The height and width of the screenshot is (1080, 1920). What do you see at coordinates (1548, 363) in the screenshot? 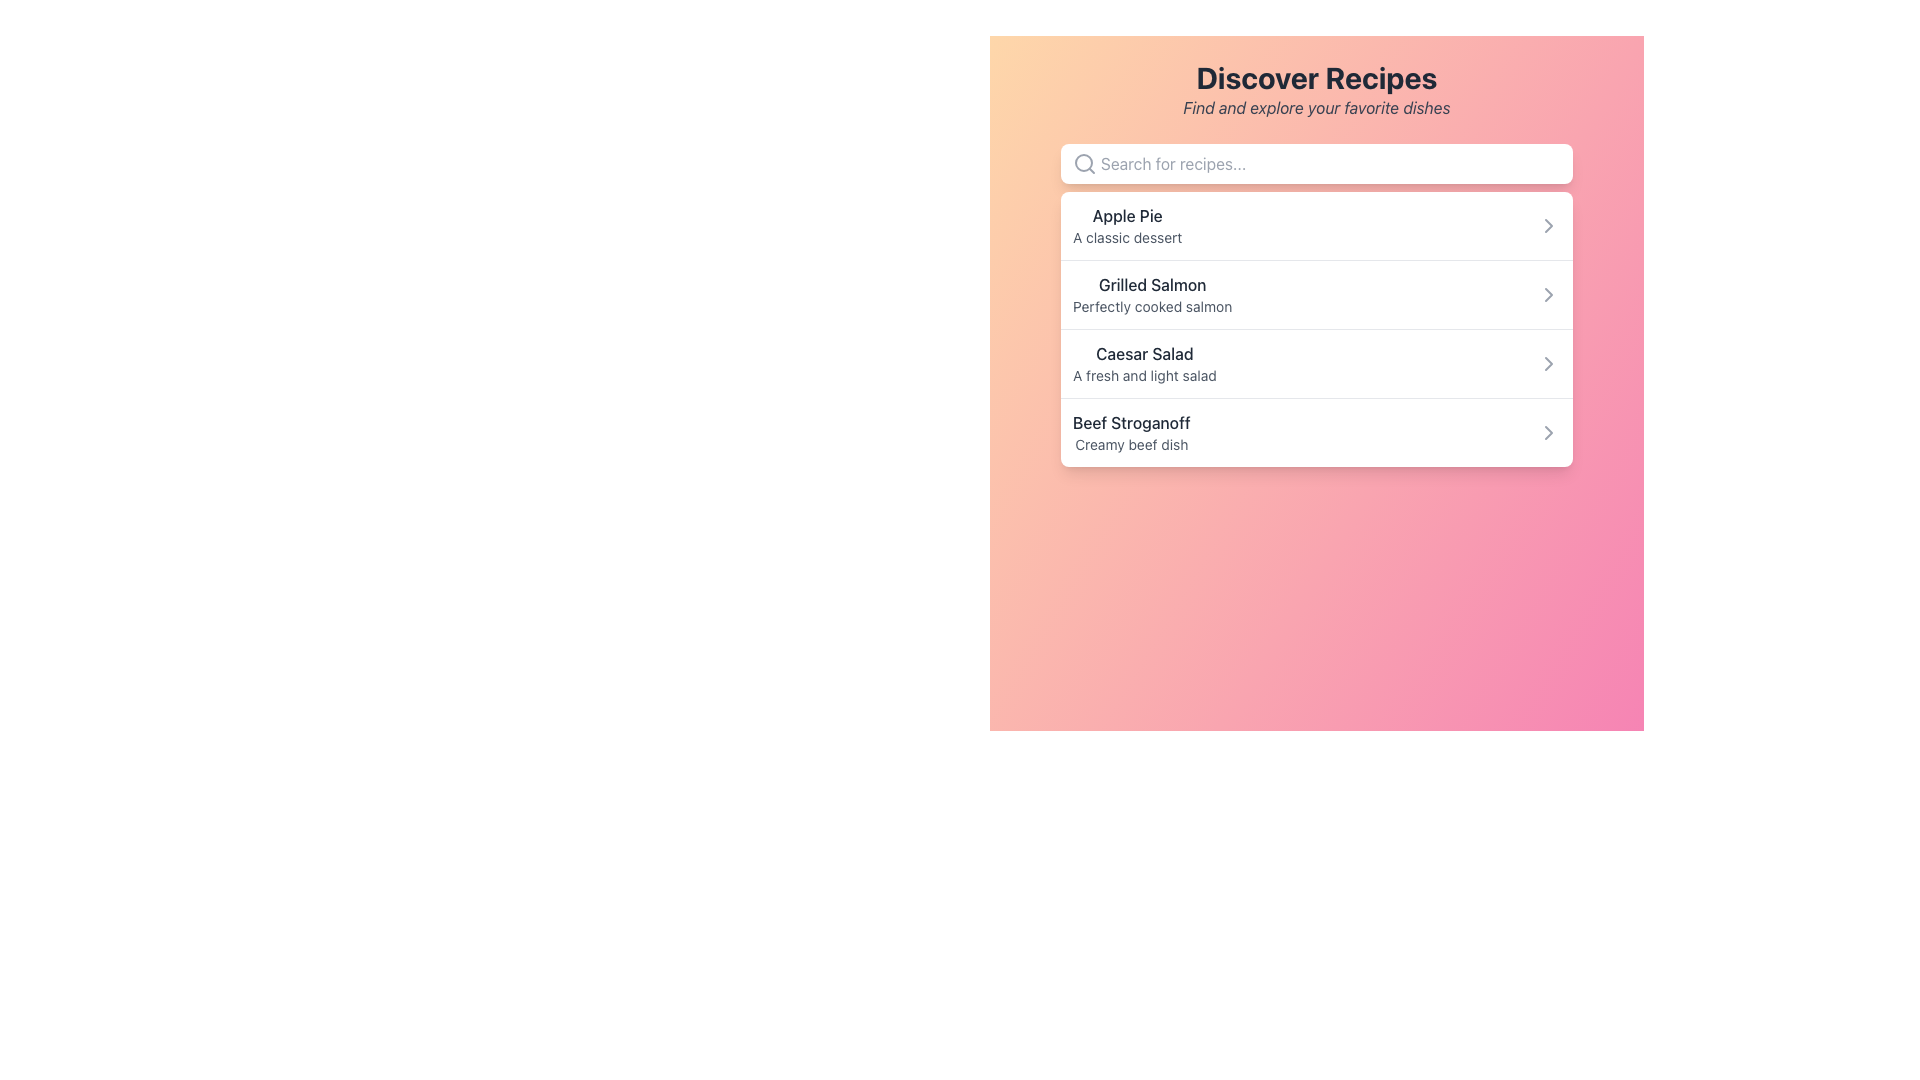
I see `the icon indicating the 'Caesar Salad' item, which is positioned at the rightmost end of its row, to interact with it` at bounding box center [1548, 363].